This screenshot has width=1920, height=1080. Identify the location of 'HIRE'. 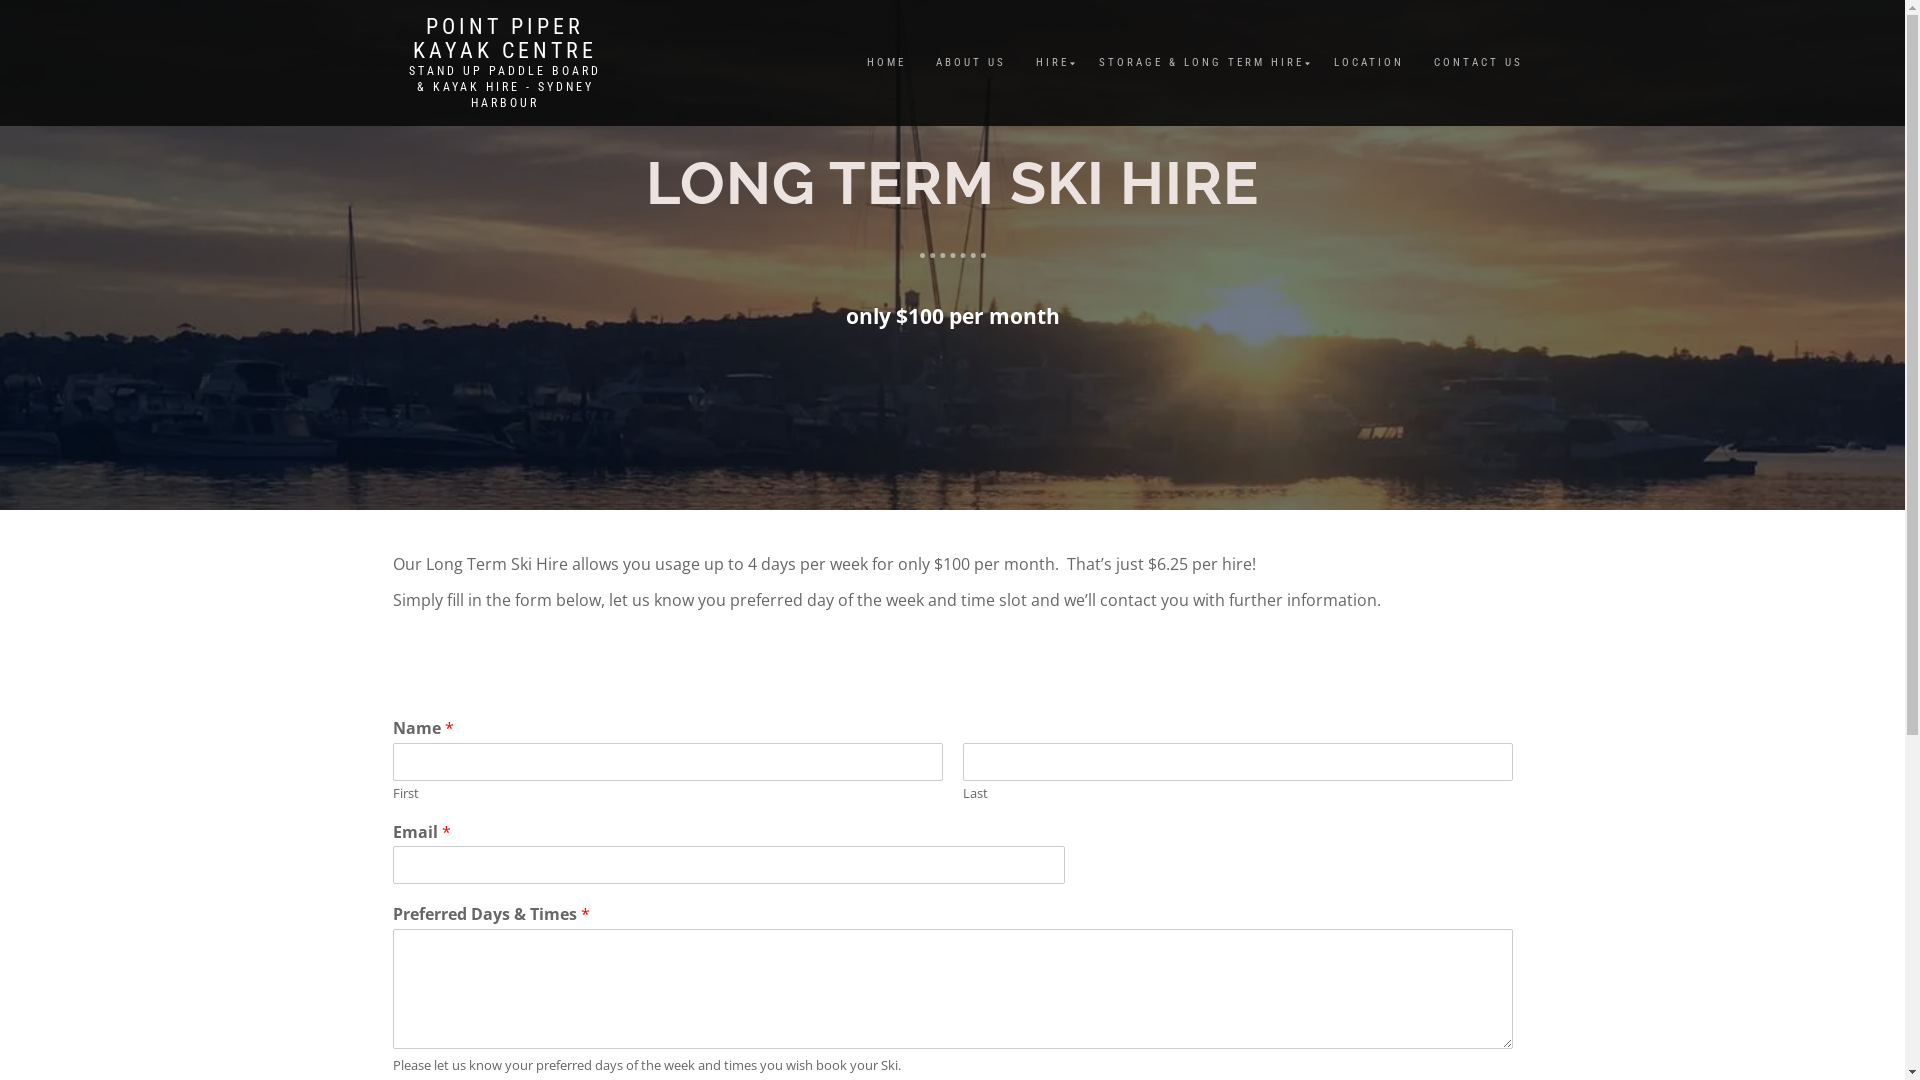
(1019, 61).